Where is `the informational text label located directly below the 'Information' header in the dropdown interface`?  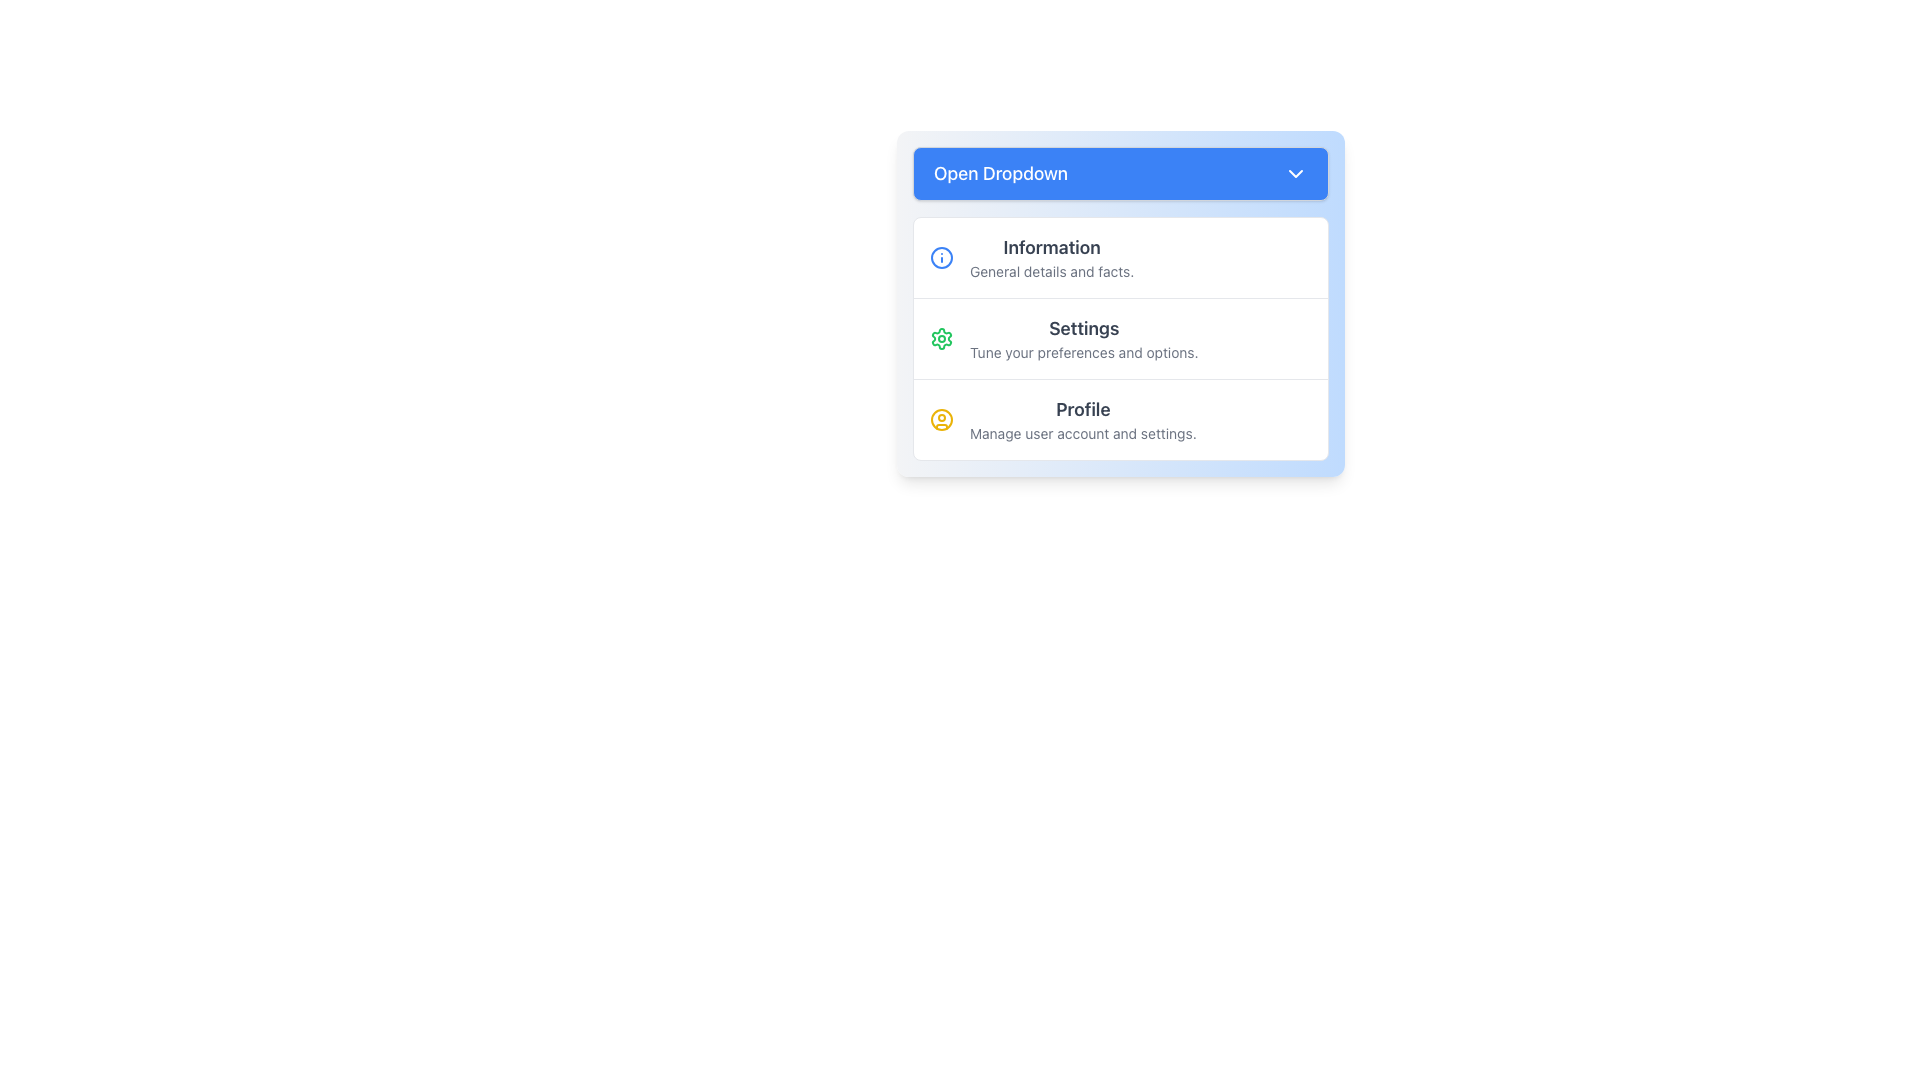 the informational text label located directly below the 'Information' header in the dropdown interface is located at coordinates (1051, 272).